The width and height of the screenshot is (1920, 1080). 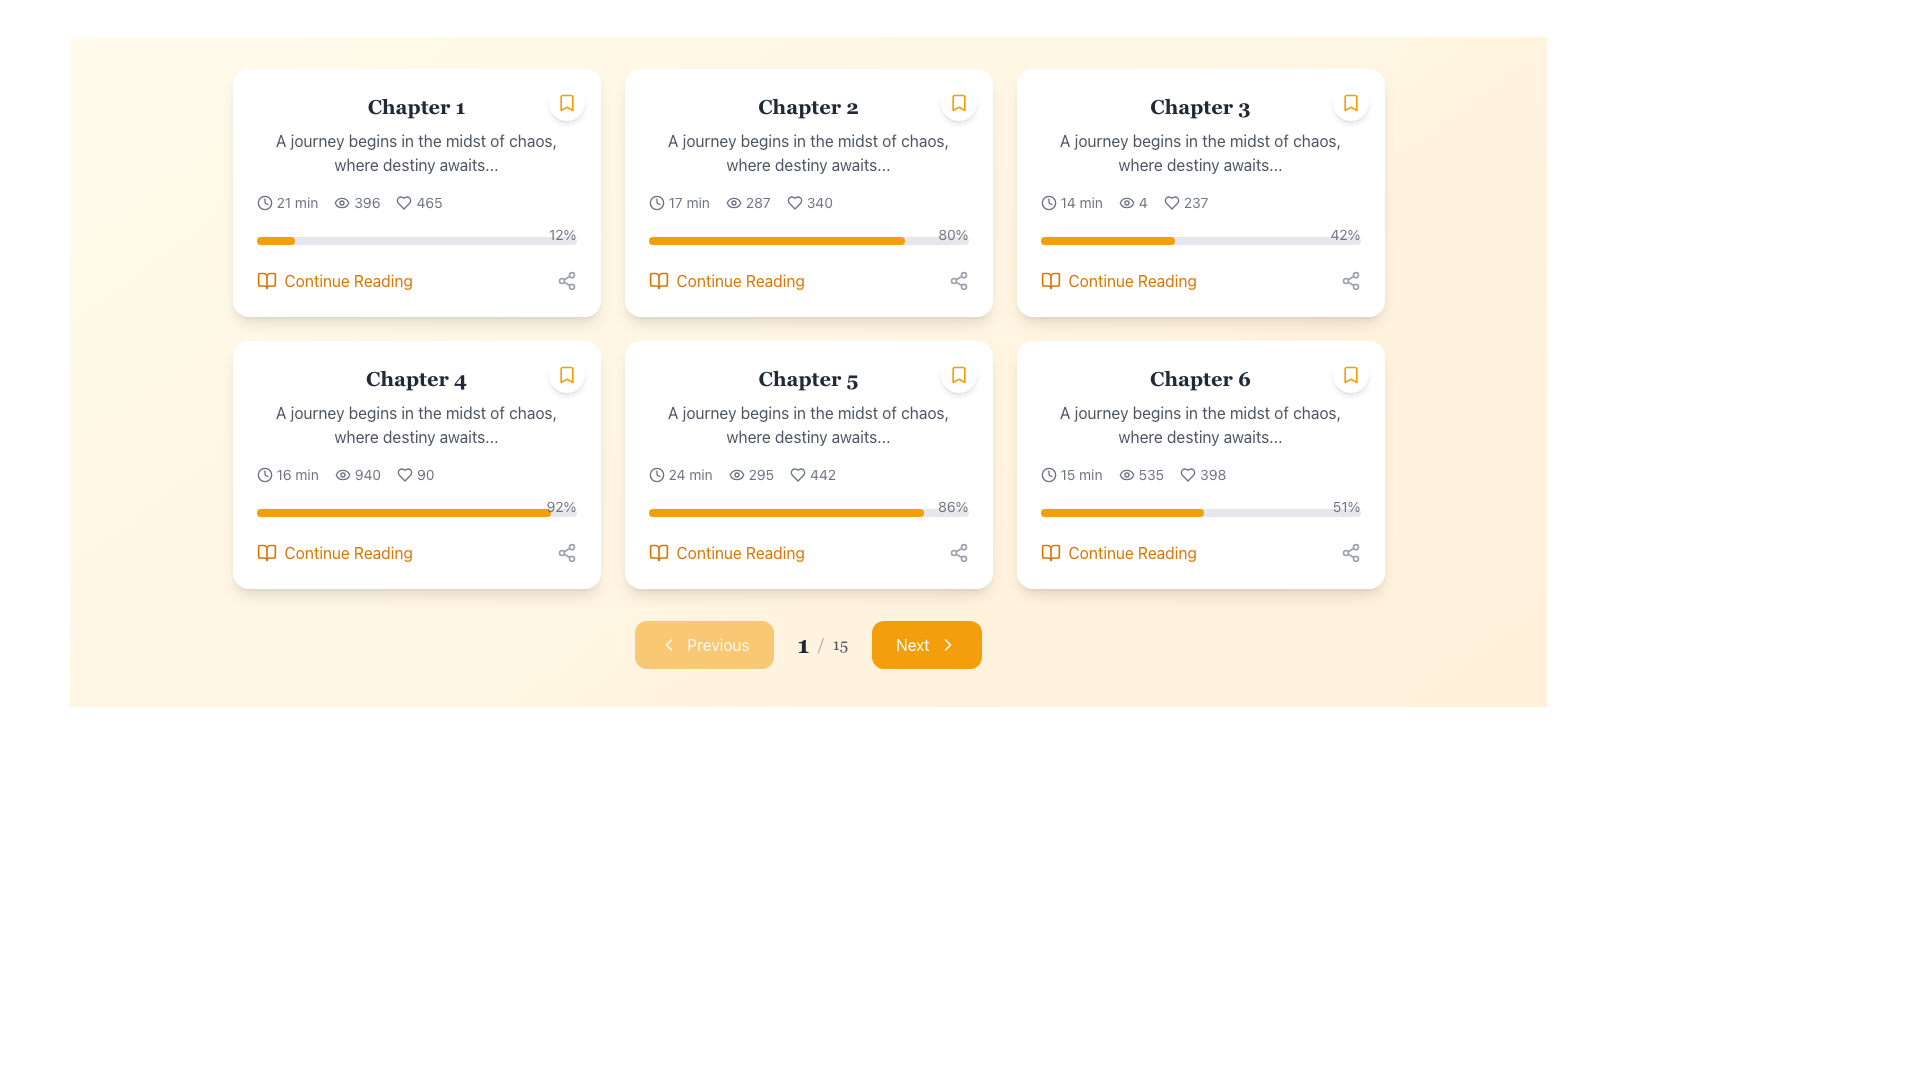 I want to click on the static text label displaying the number '4', which is positioned to the right of the eye icon and above the heart icon in chapter 3's grid layout, so click(x=1143, y=203).